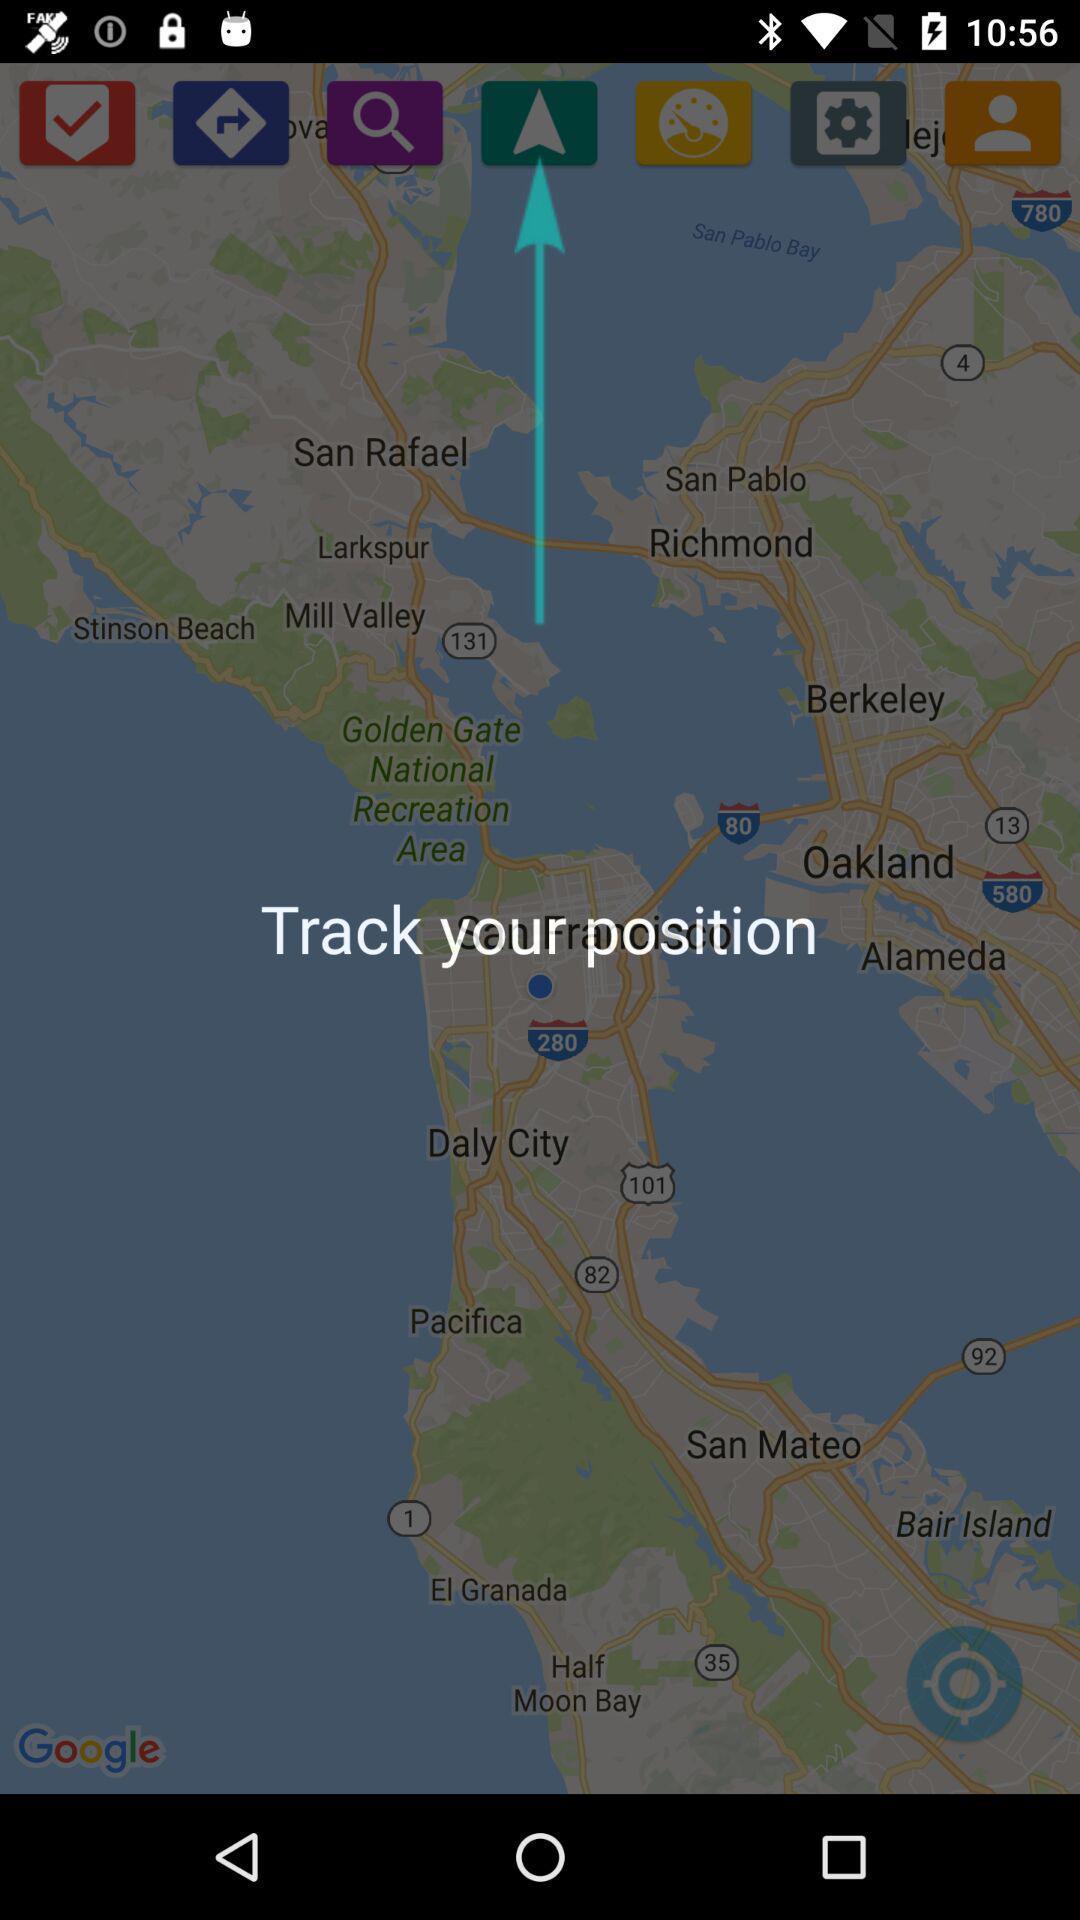  I want to click on the settings icon, so click(848, 121).